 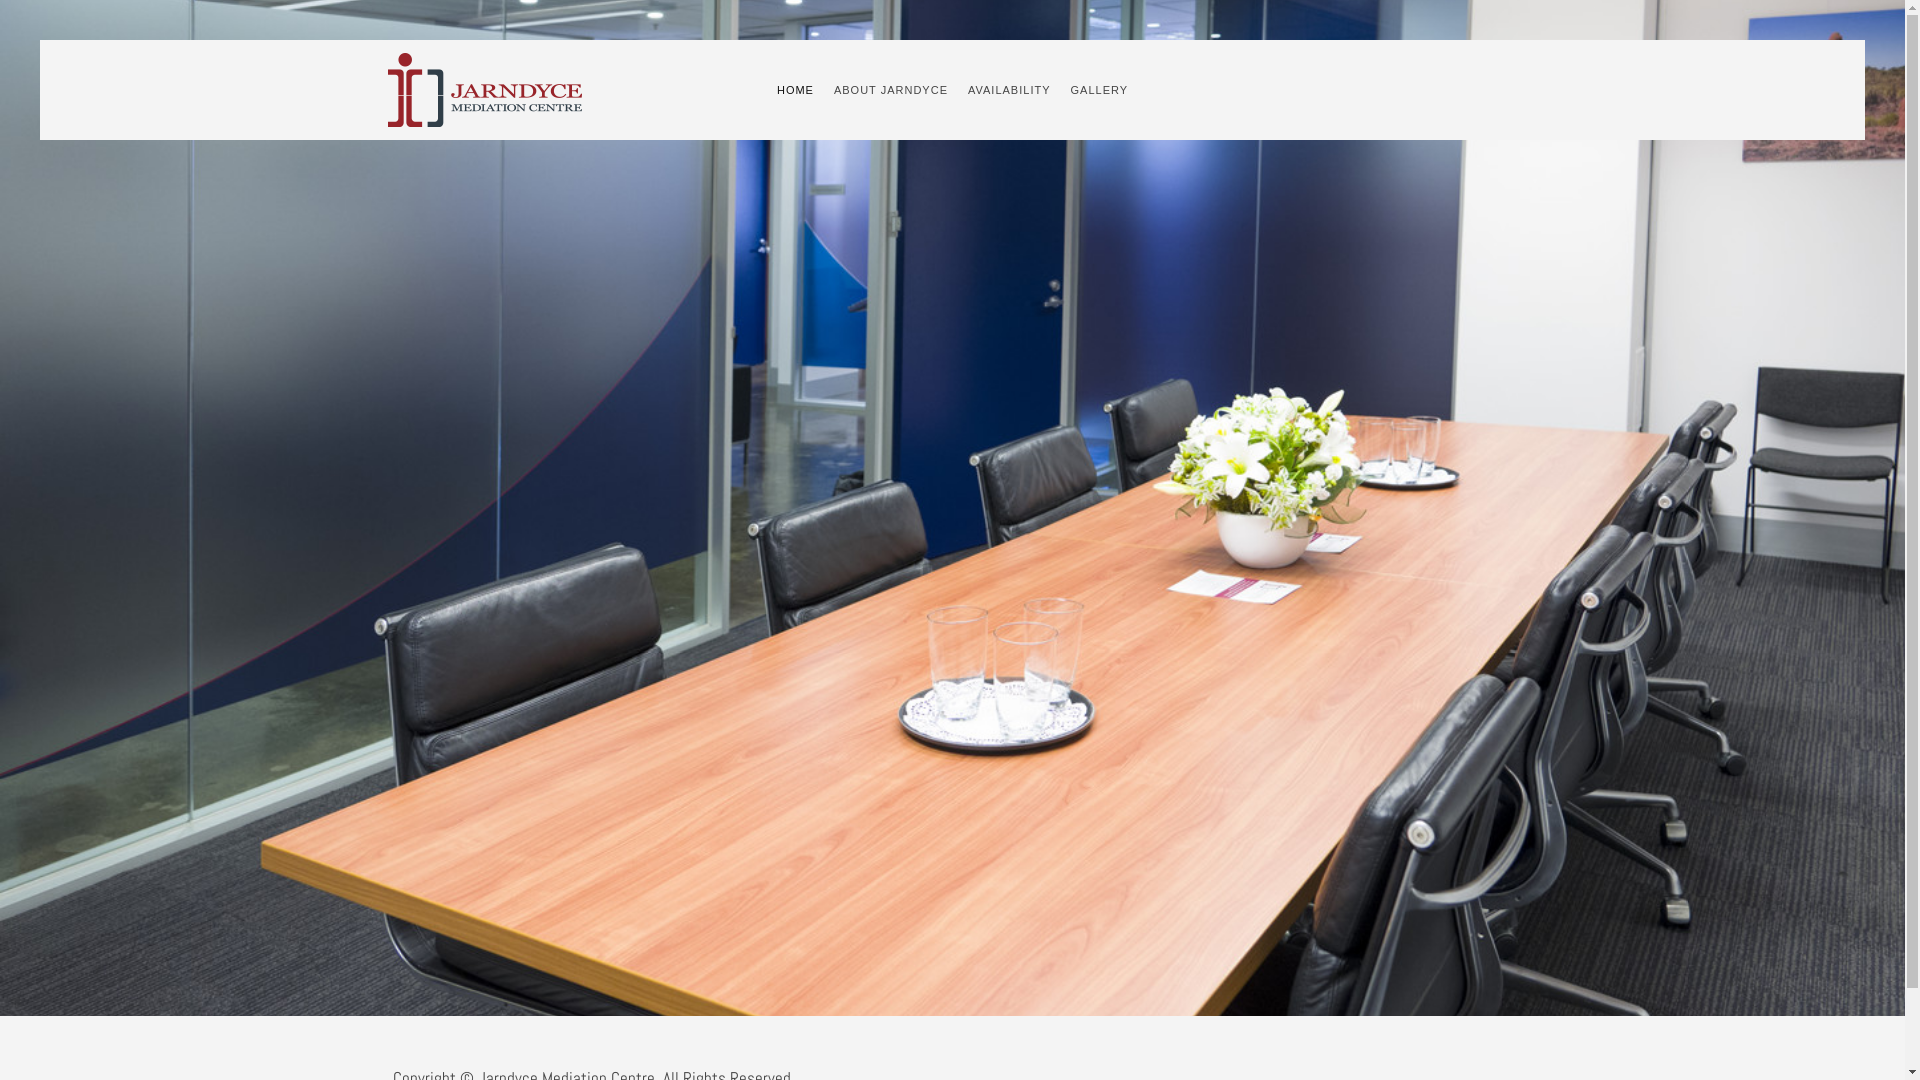 I want to click on 'GALLERY', so click(x=1098, y=88).